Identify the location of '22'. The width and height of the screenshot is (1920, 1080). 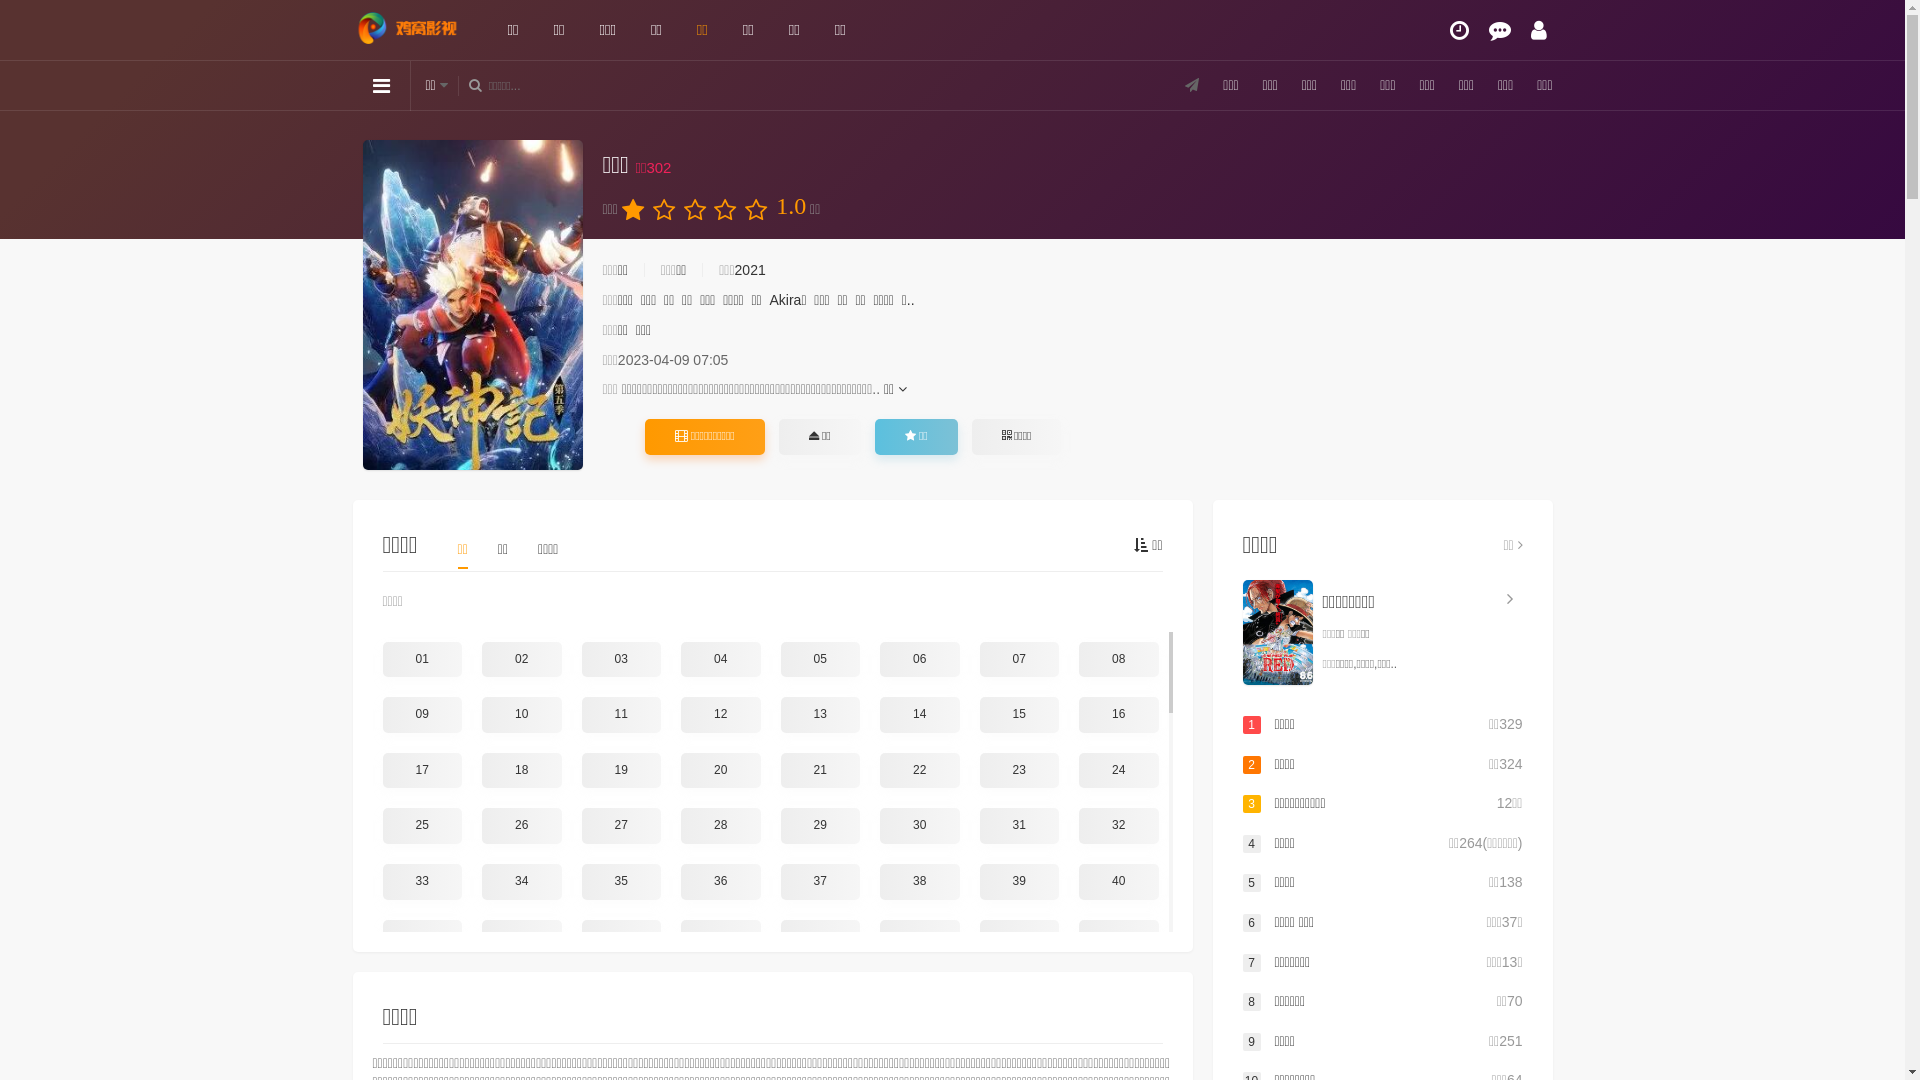
(919, 770).